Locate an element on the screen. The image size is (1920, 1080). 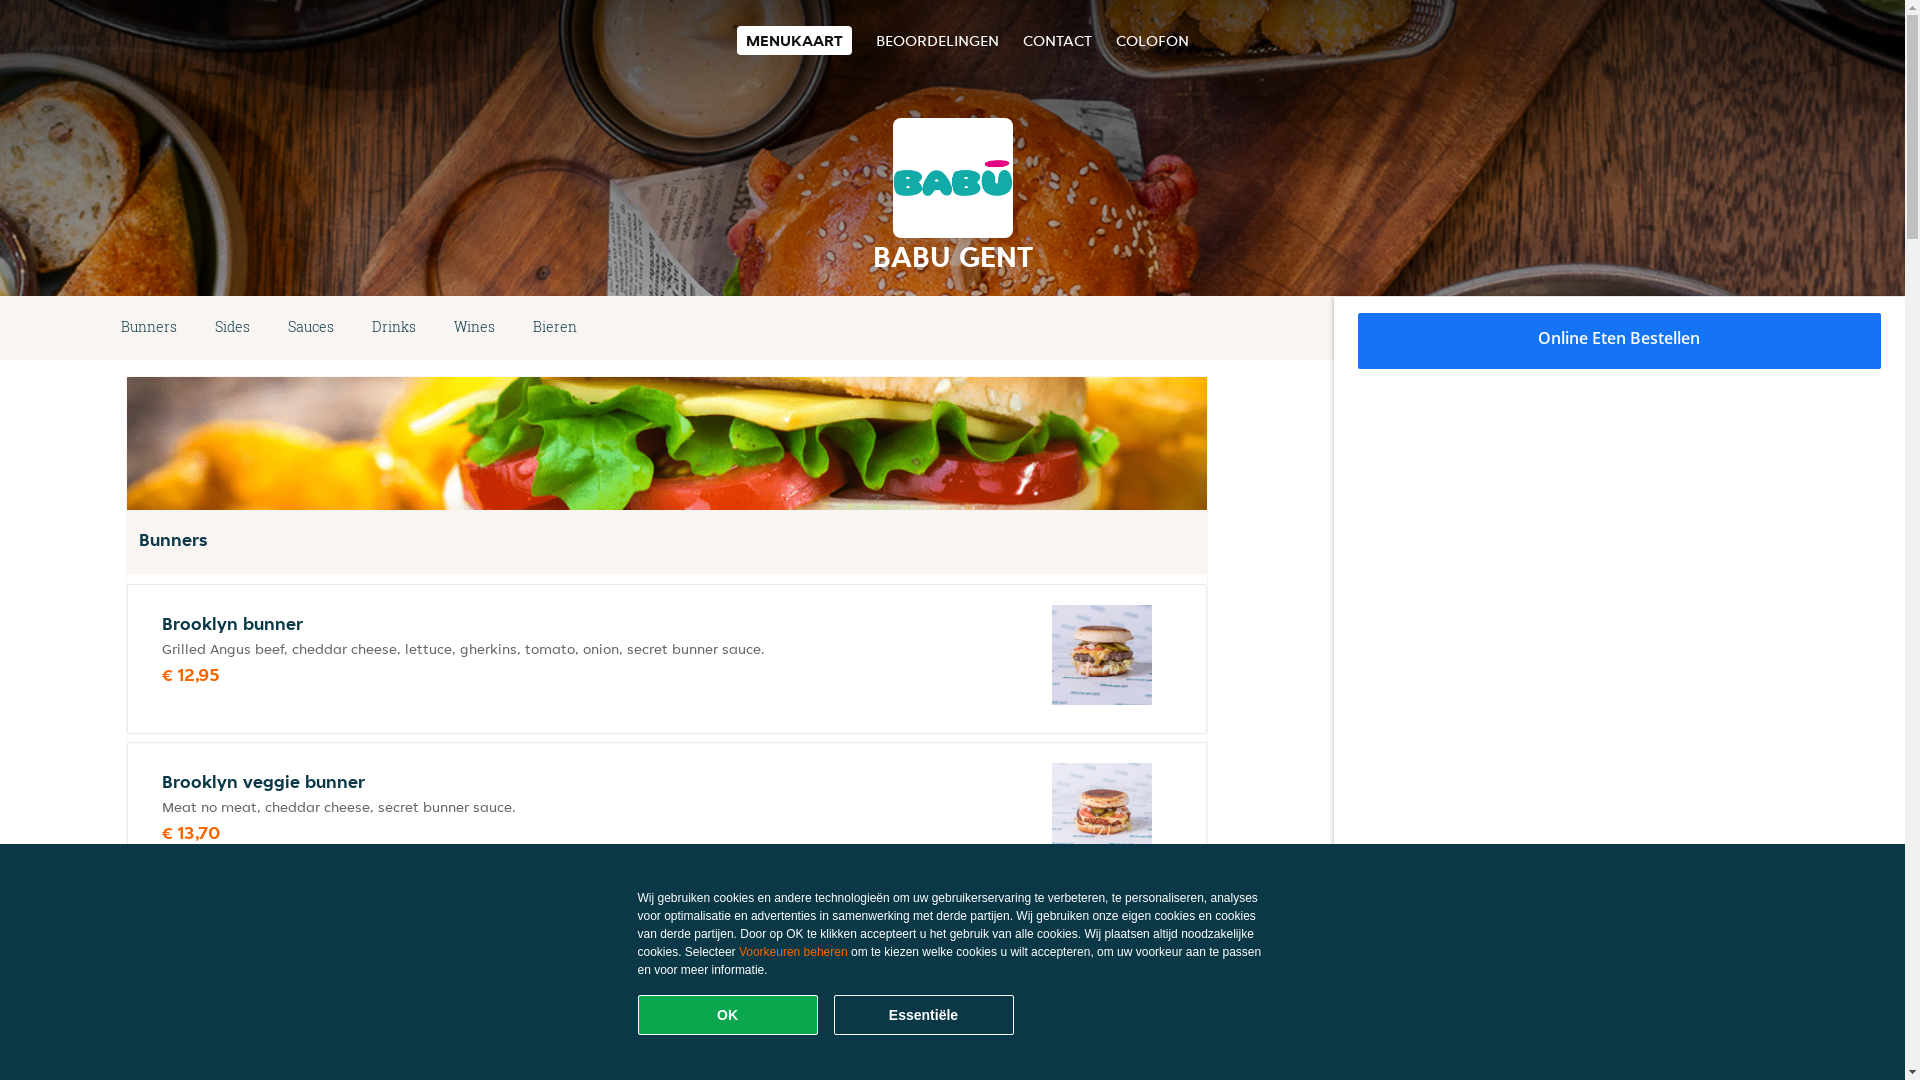
'Online Eten Bestellen' is located at coordinates (1349, 339).